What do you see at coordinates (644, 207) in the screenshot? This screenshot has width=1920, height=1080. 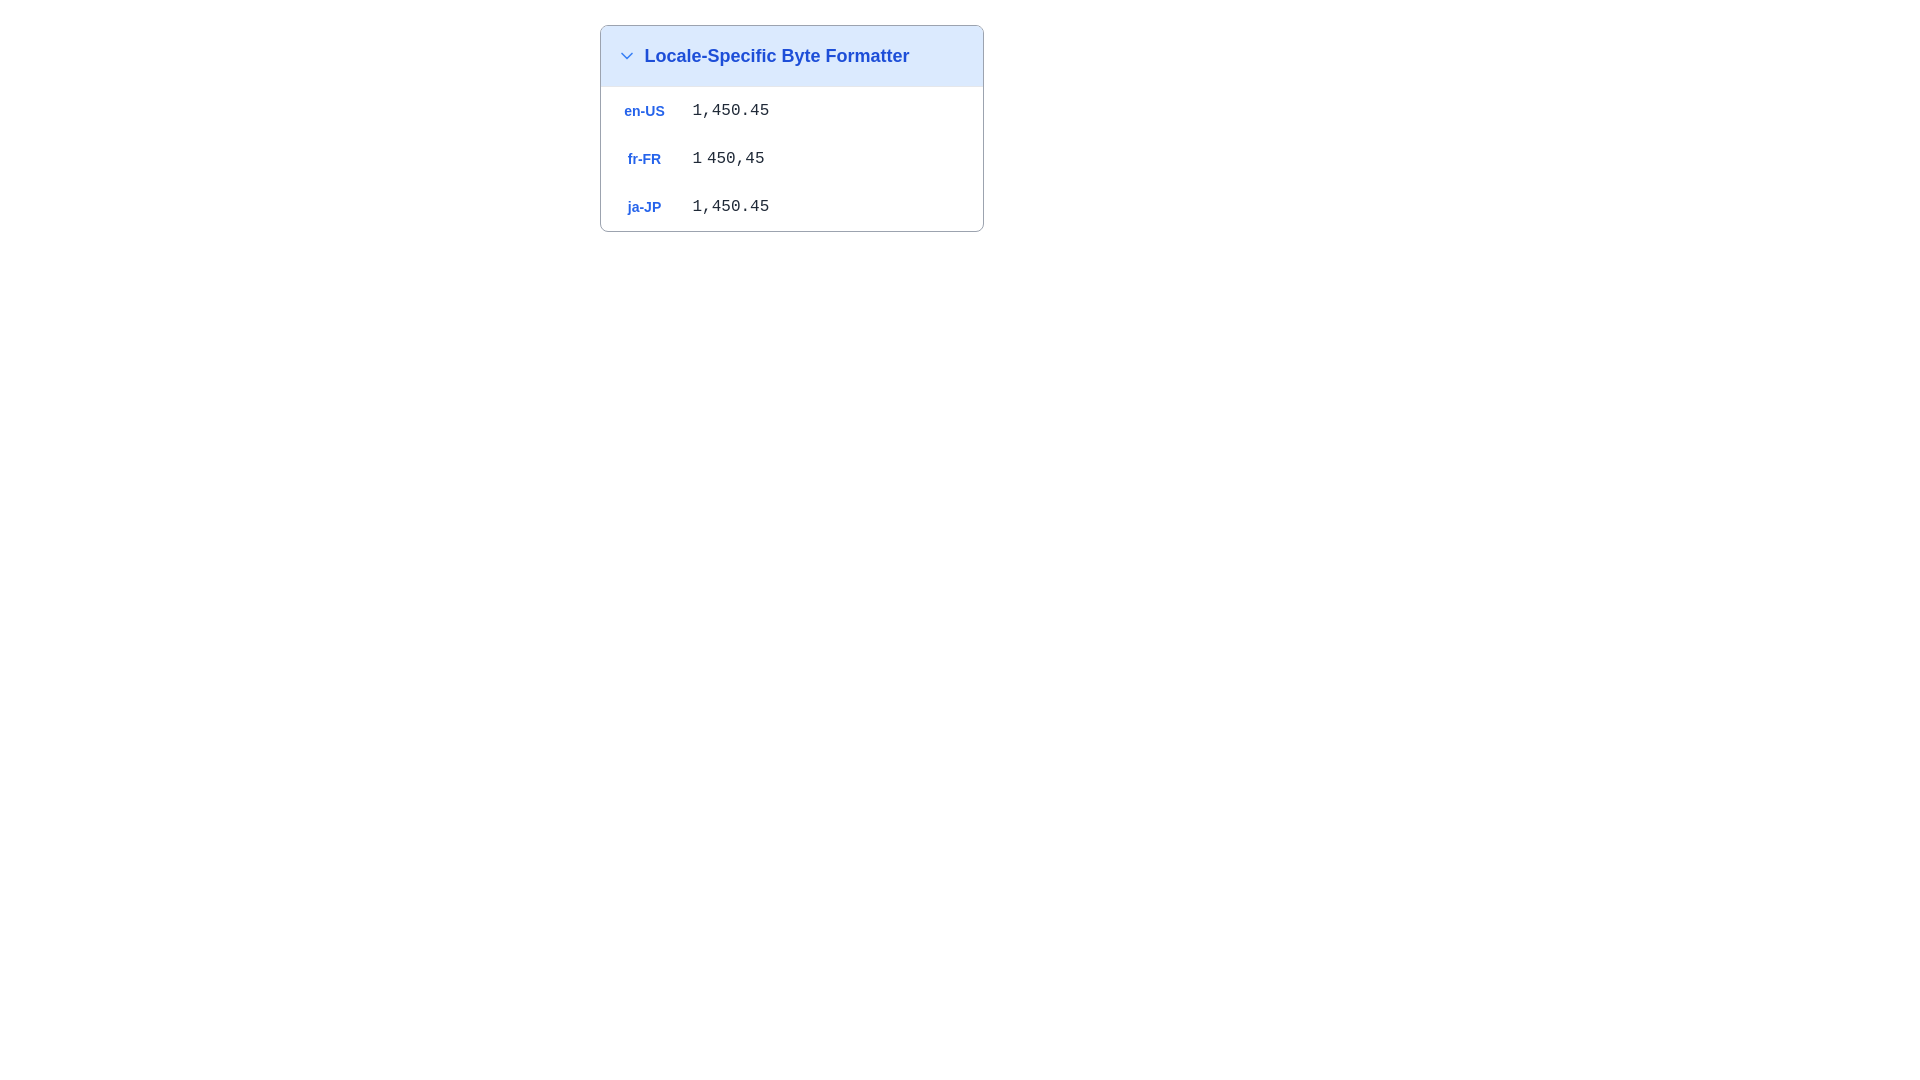 I see `the Text label indicating the Japanese language and Japan region, located in the third row under the header 'Locale-Specific Byte Formatter', aligned with the numeric value '1,450.45'` at bounding box center [644, 207].